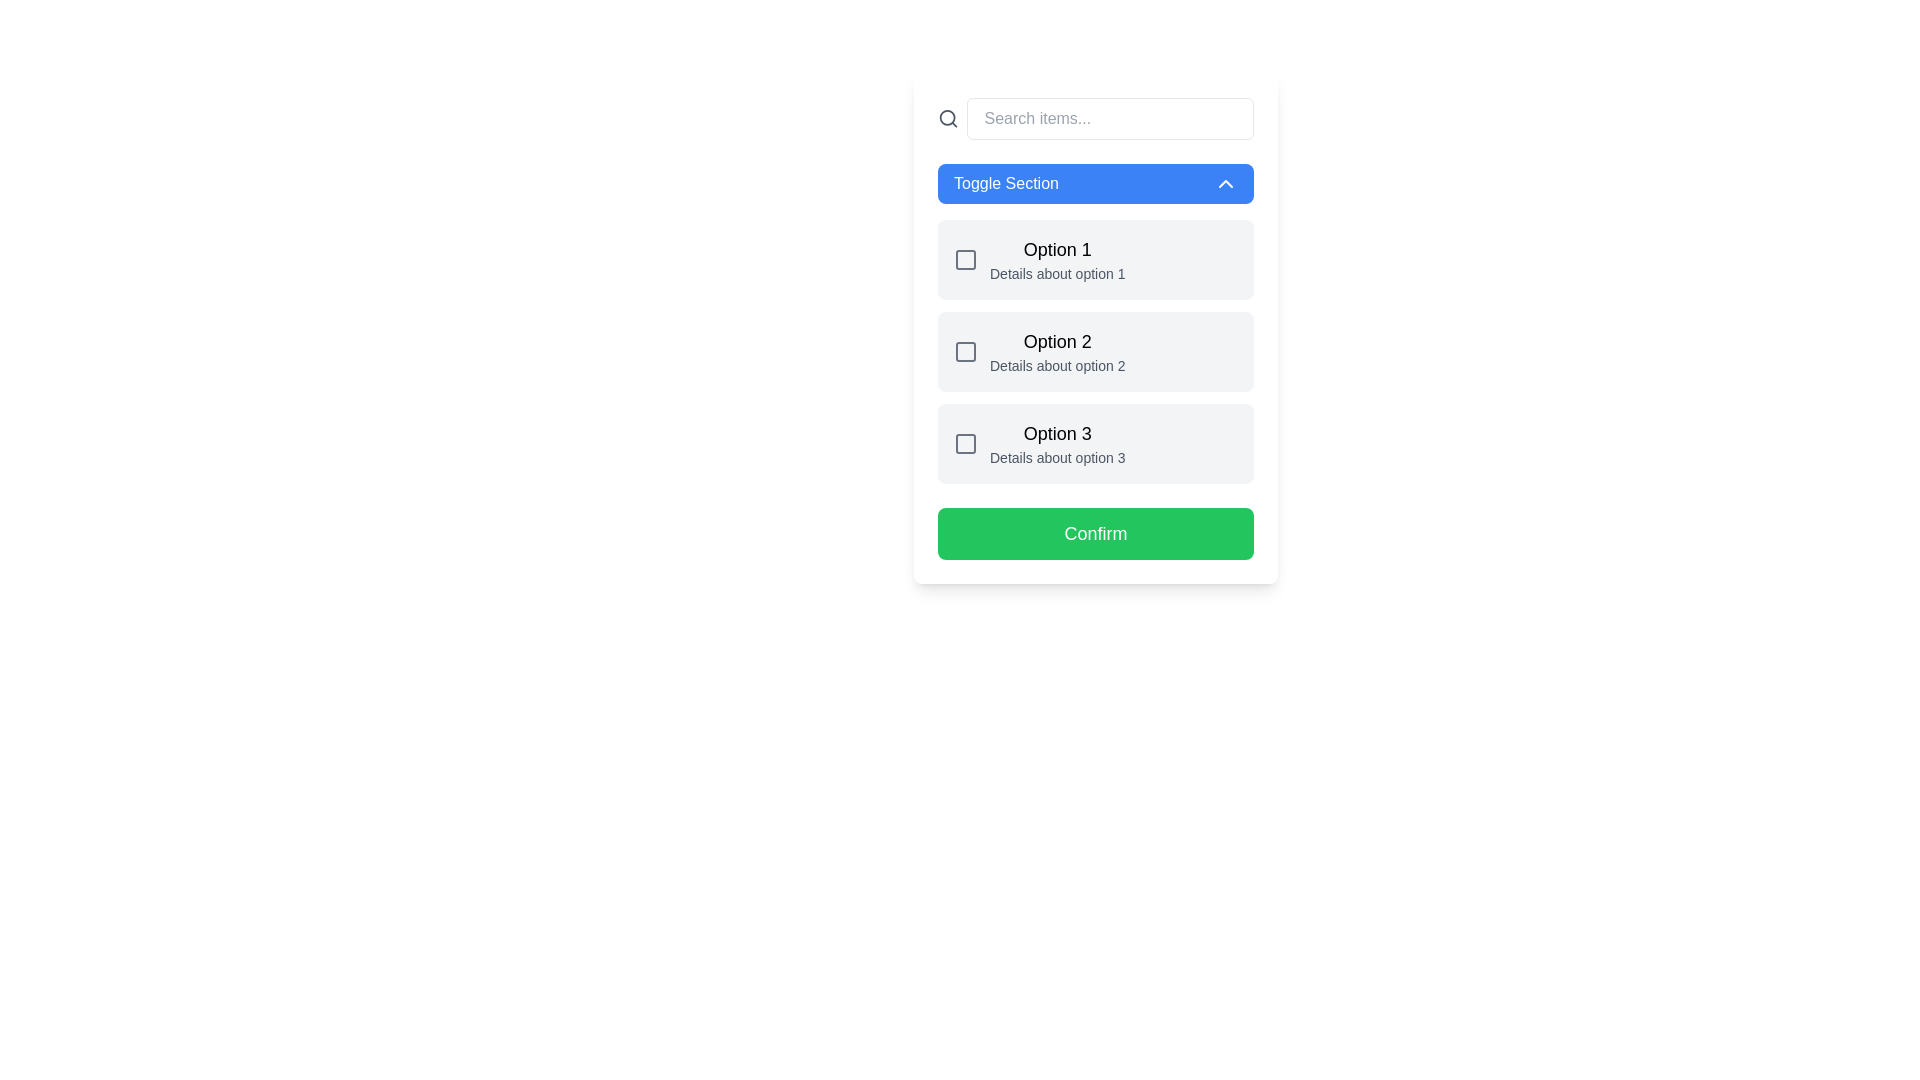 The width and height of the screenshot is (1920, 1080). What do you see at coordinates (965, 258) in the screenshot?
I see `the first square checkbox icon with a gray border and hollow fill, located to the left of 'Option 1'` at bounding box center [965, 258].